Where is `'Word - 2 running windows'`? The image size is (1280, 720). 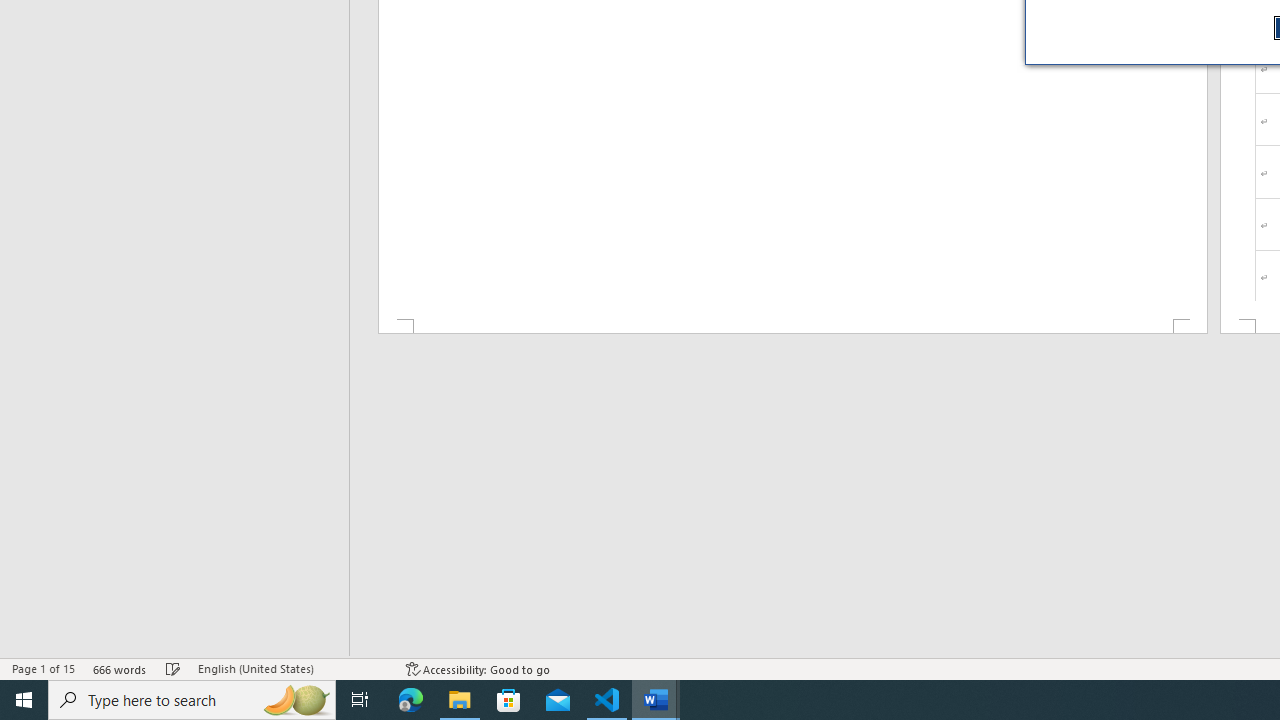
'Word - 2 running windows' is located at coordinates (656, 698).